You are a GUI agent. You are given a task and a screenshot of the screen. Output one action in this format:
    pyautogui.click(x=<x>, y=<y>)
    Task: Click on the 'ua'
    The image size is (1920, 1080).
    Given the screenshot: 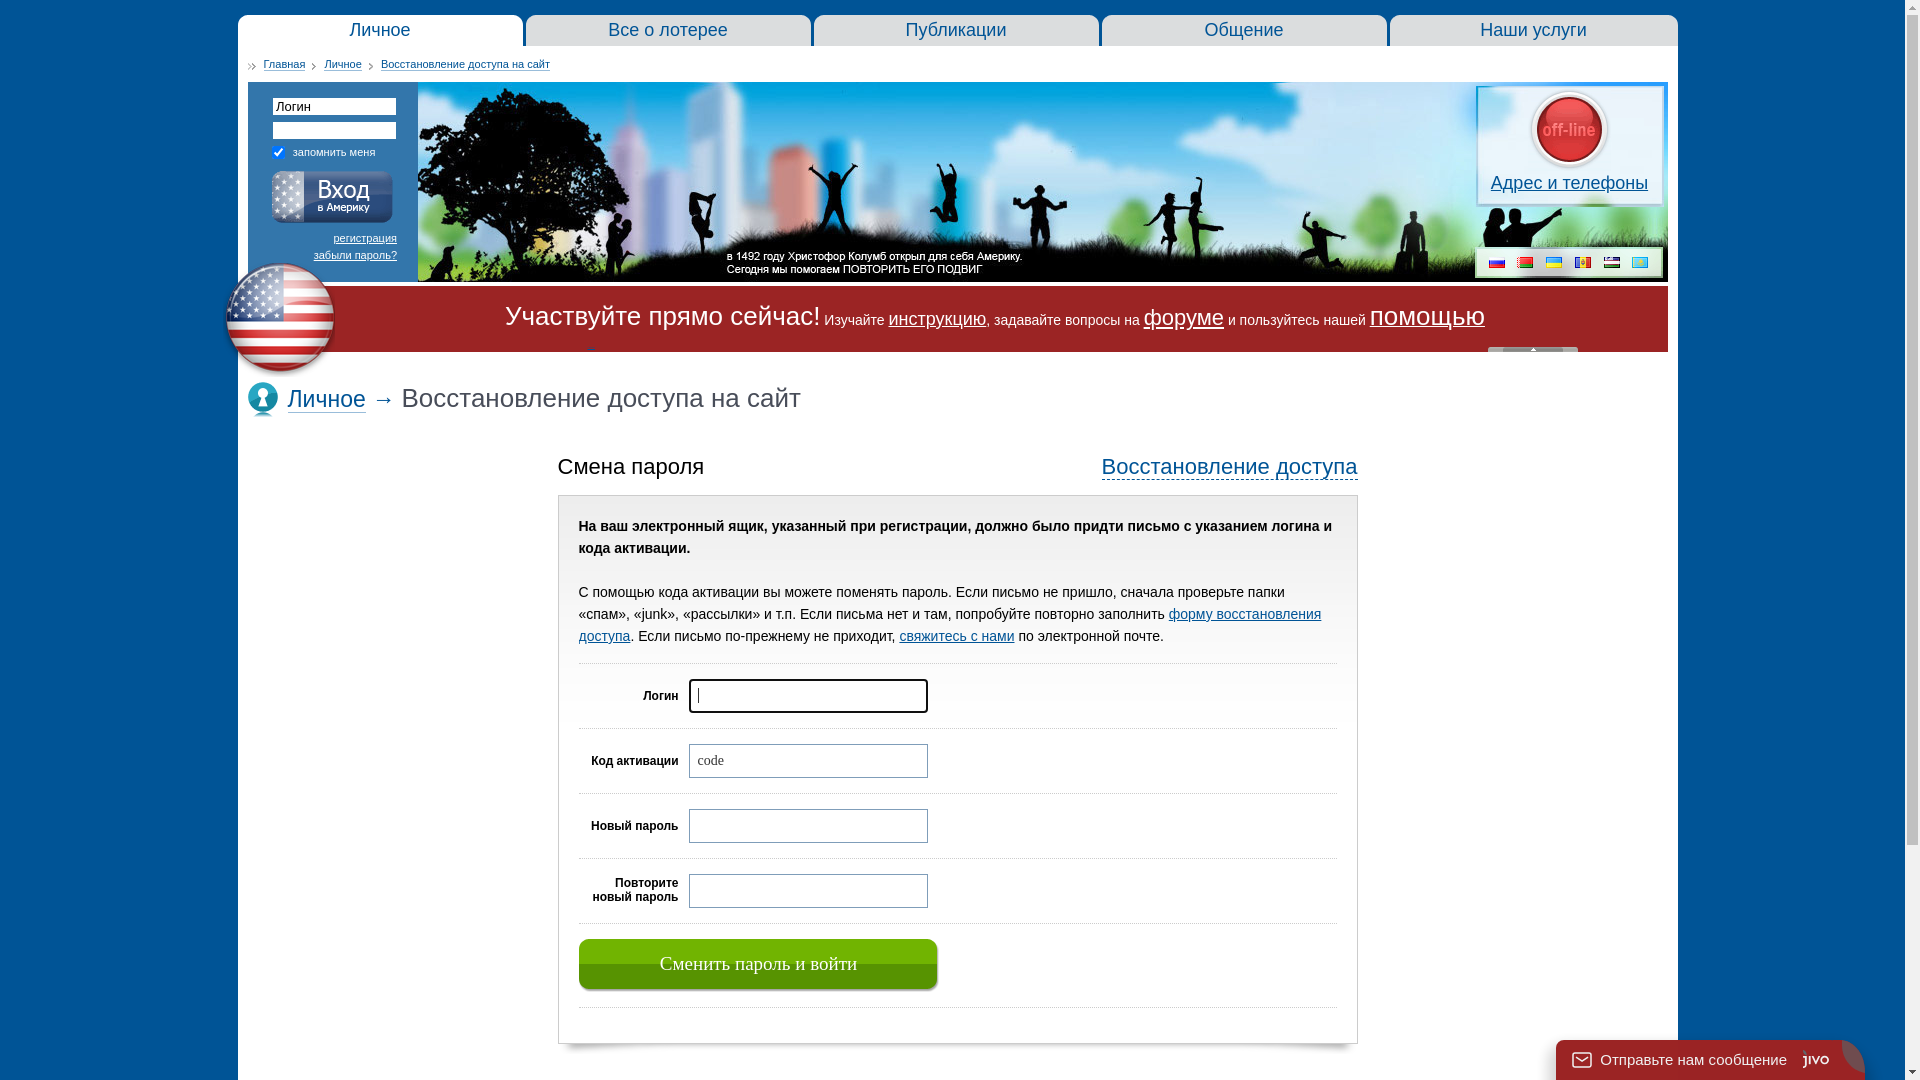 What is the action you would take?
    pyautogui.click(x=1544, y=263)
    